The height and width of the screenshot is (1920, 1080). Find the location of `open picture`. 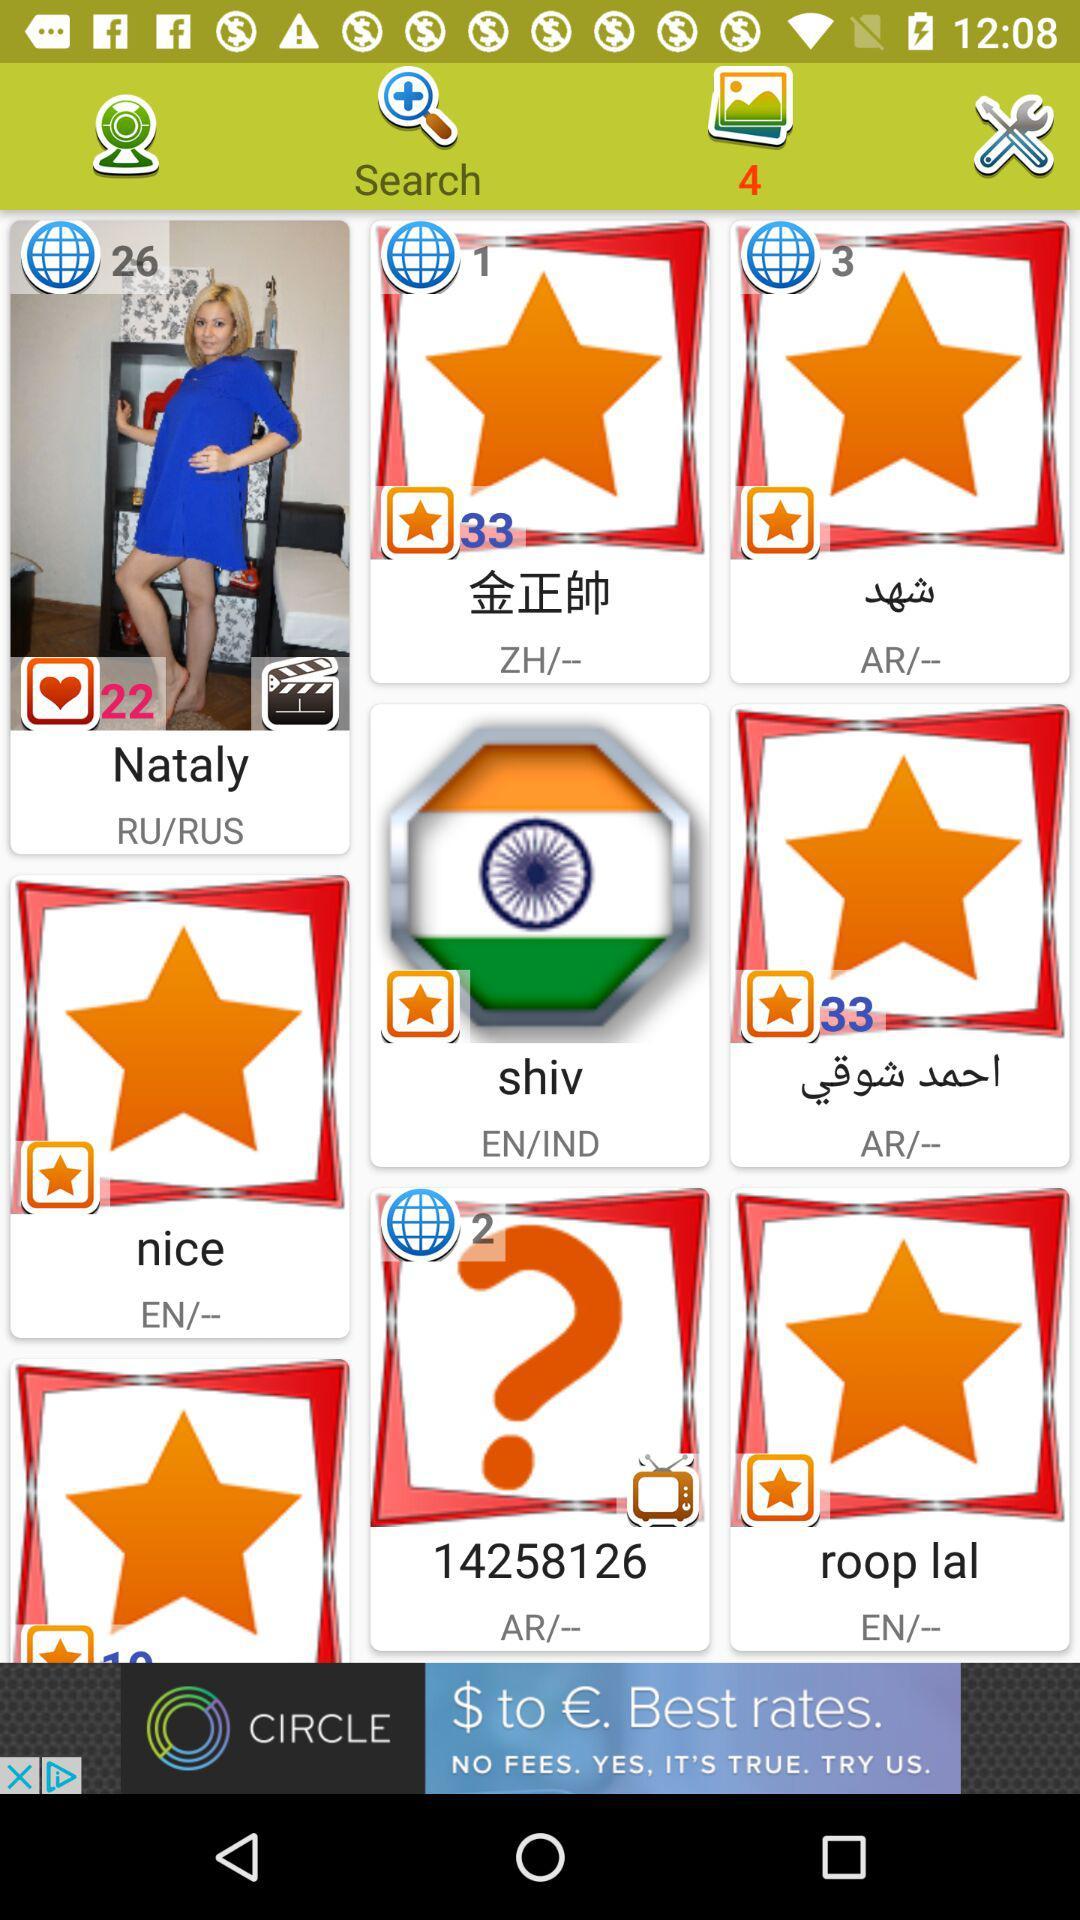

open picture is located at coordinates (540, 873).